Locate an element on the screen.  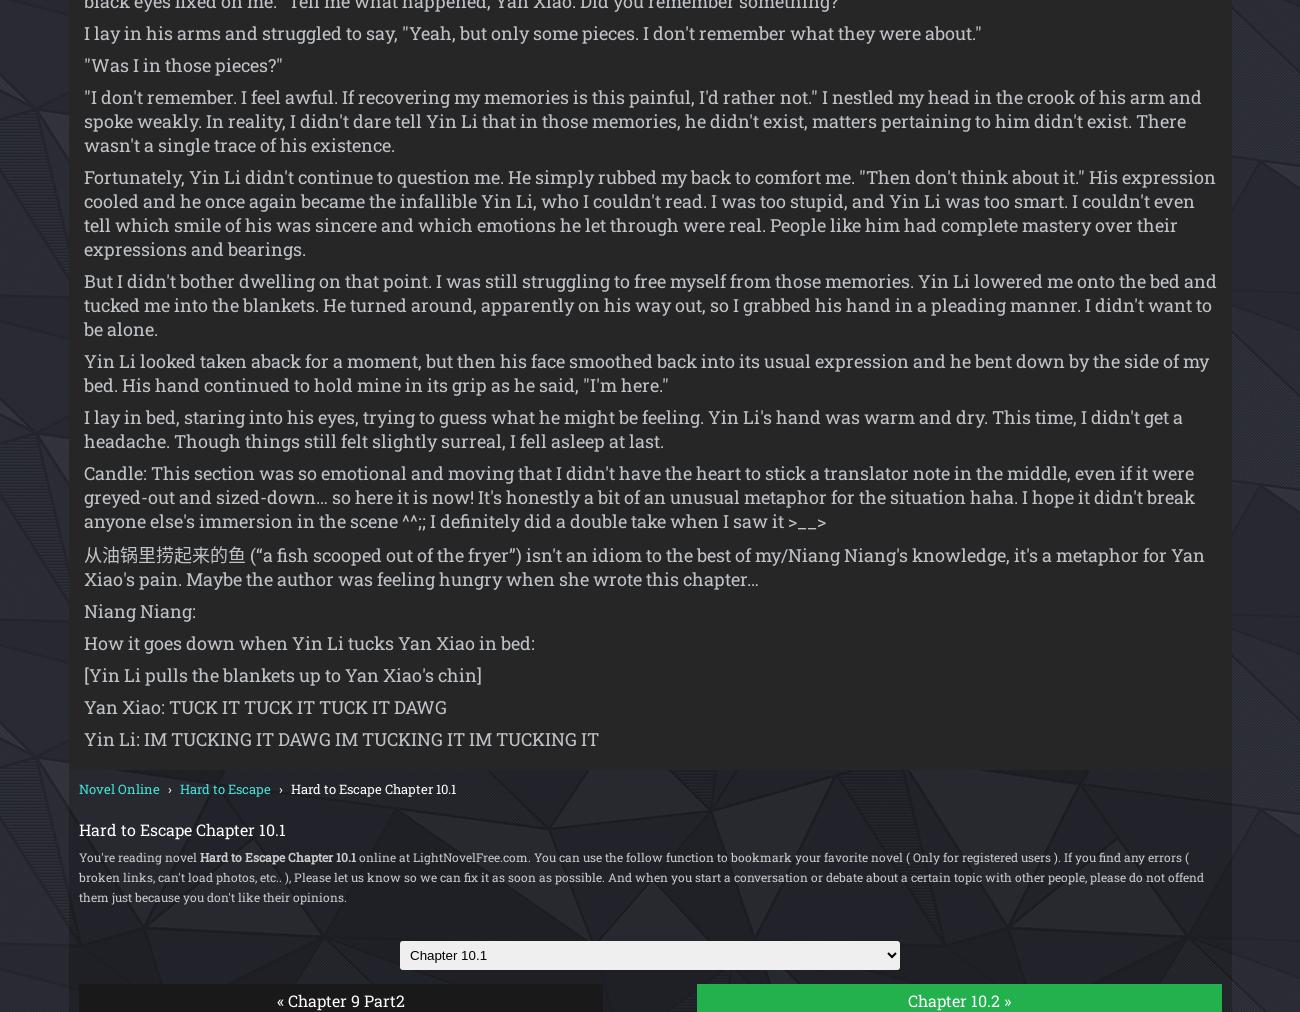
'[Yin Li pulls the blankets up to Yan Xiao's chin]' is located at coordinates (82, 675).